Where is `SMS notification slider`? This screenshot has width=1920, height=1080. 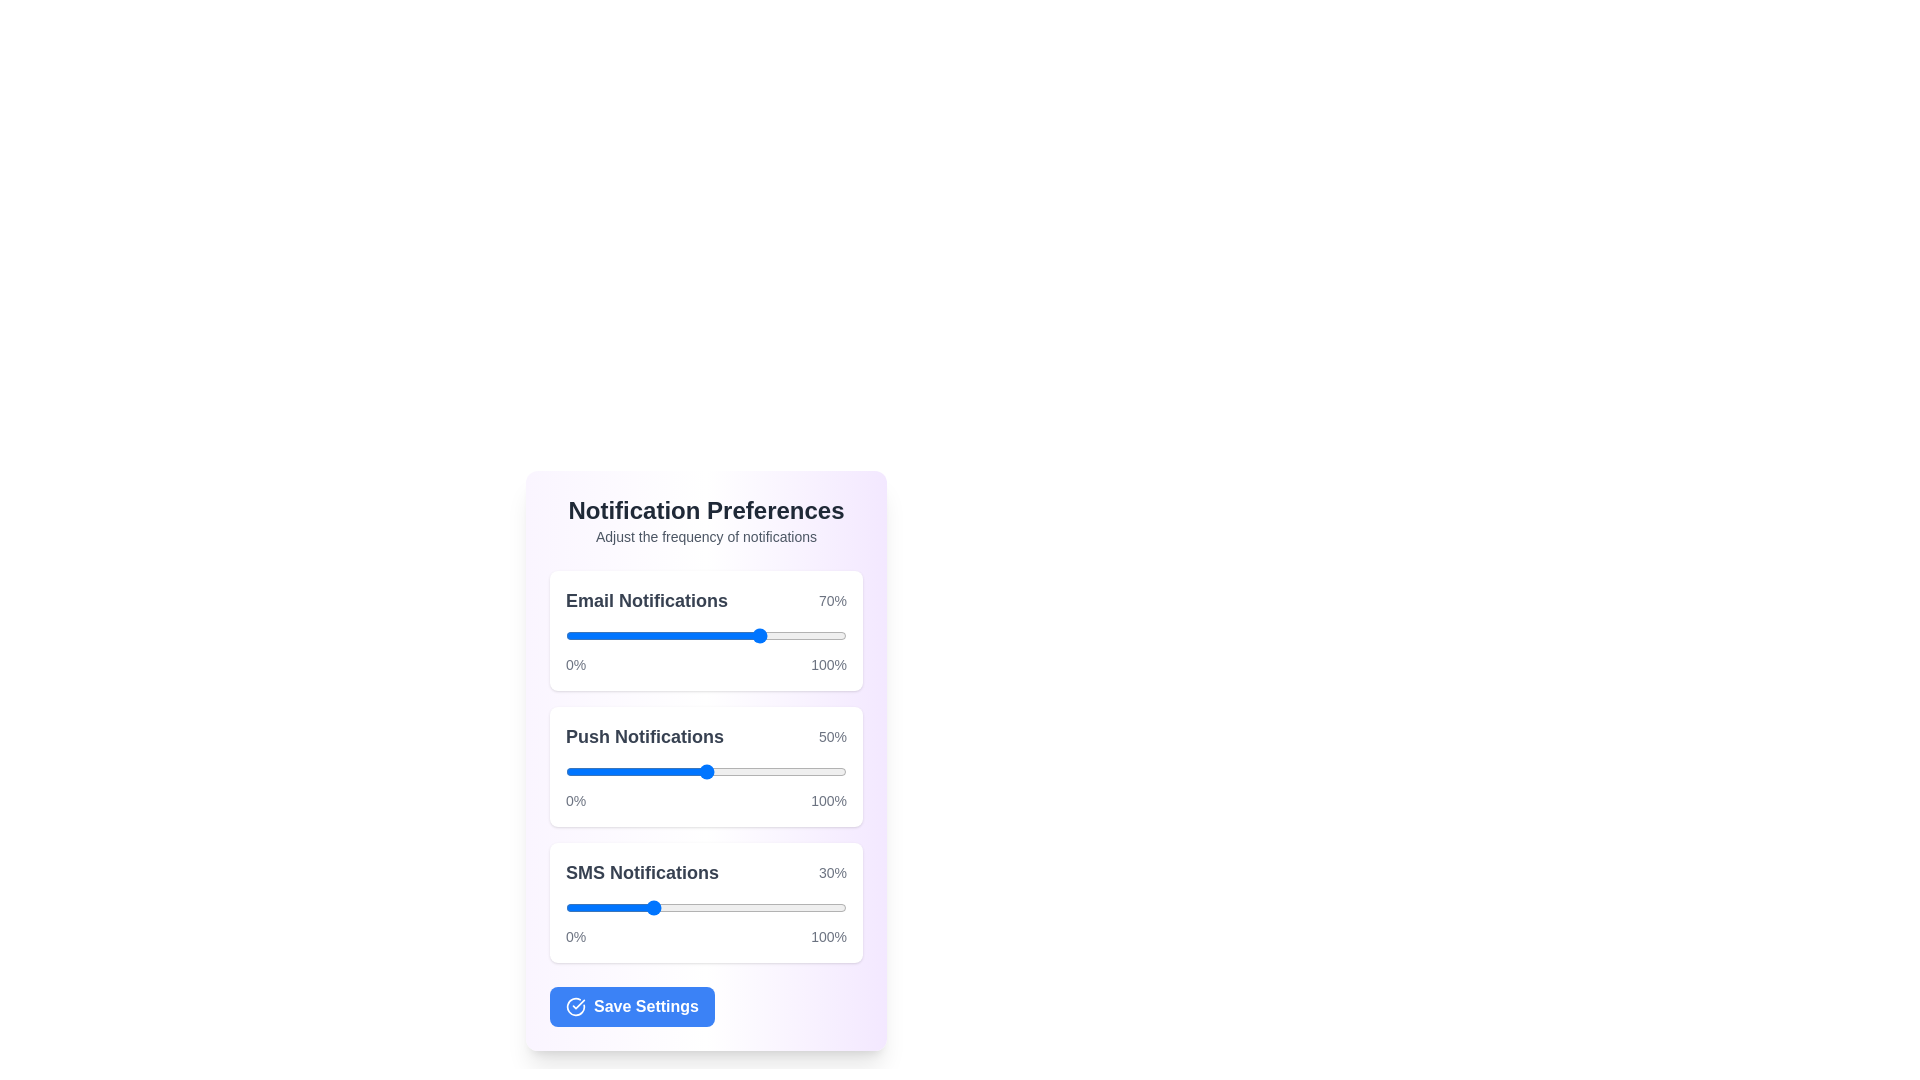 SMS notification slider is located at coordinates (733, 907).